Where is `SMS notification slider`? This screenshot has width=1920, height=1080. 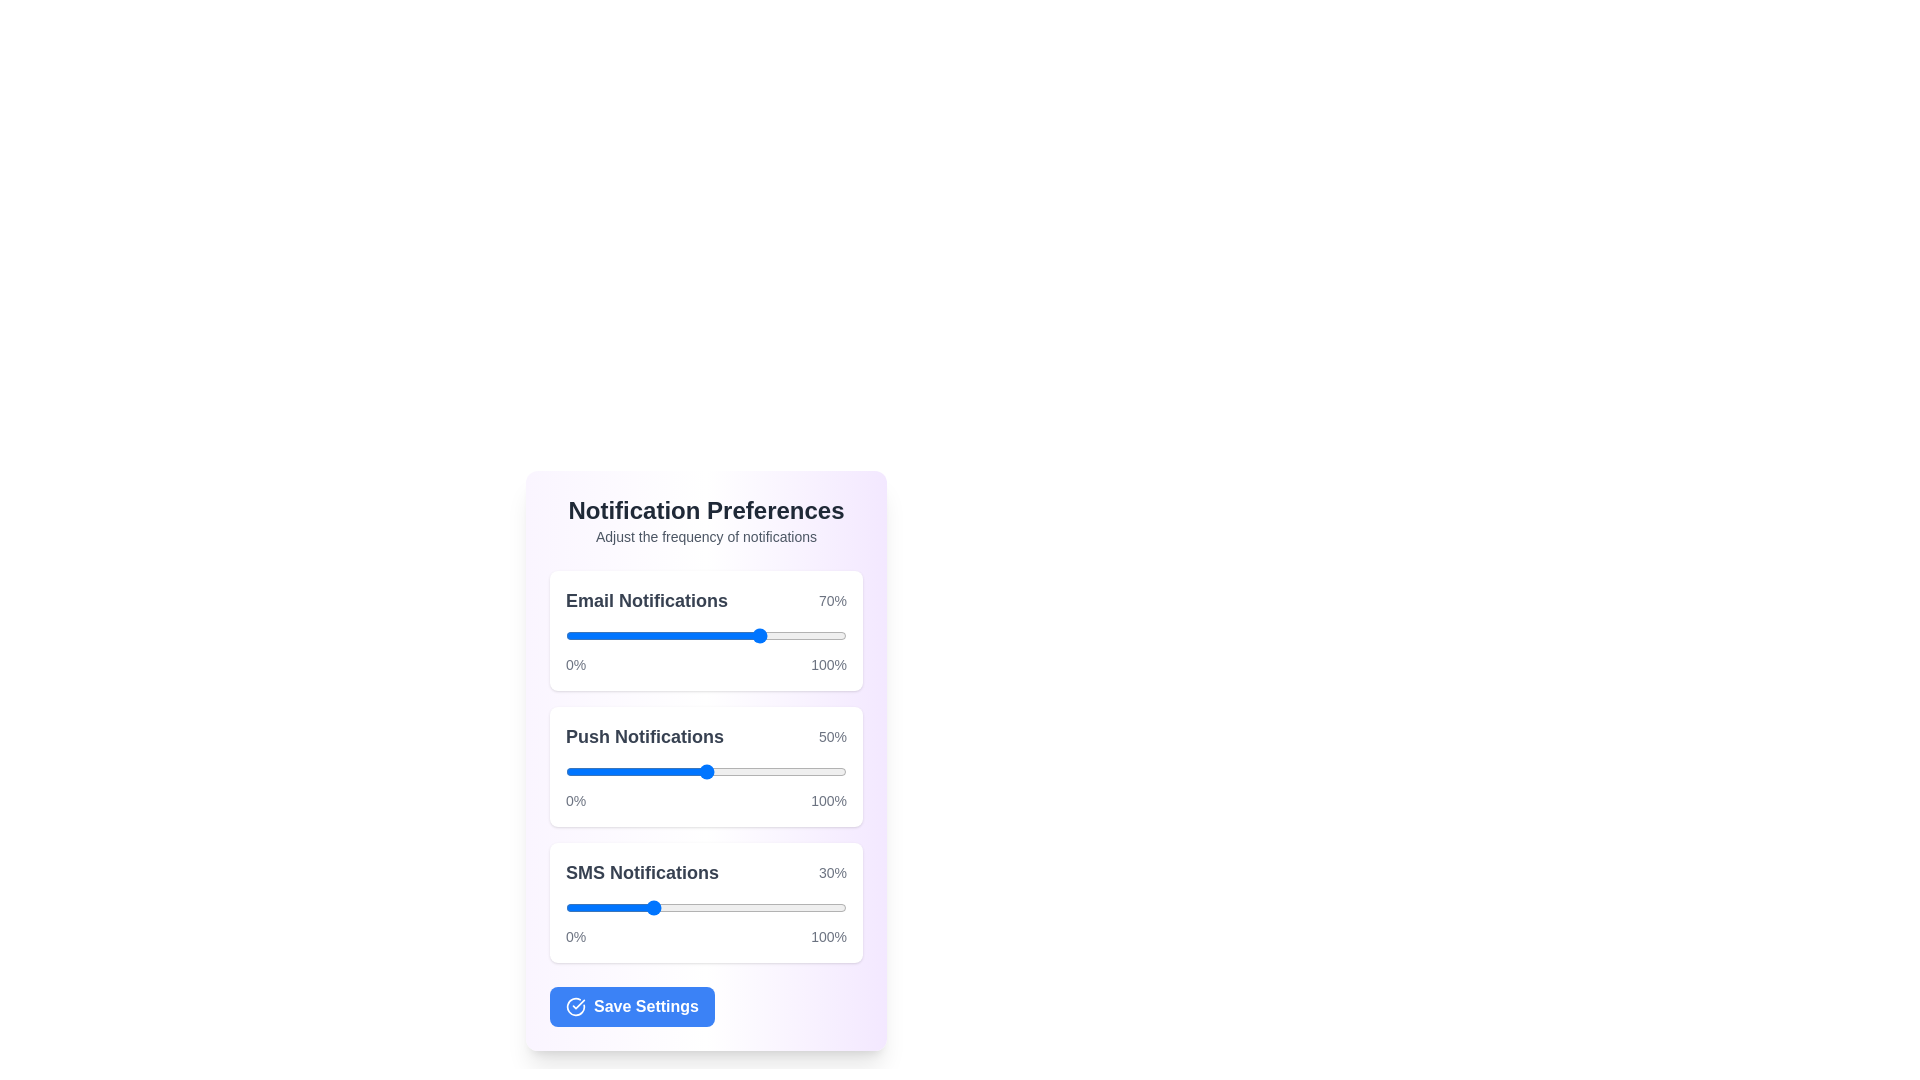 SMS notification slider is located at coordinates (733, 907).